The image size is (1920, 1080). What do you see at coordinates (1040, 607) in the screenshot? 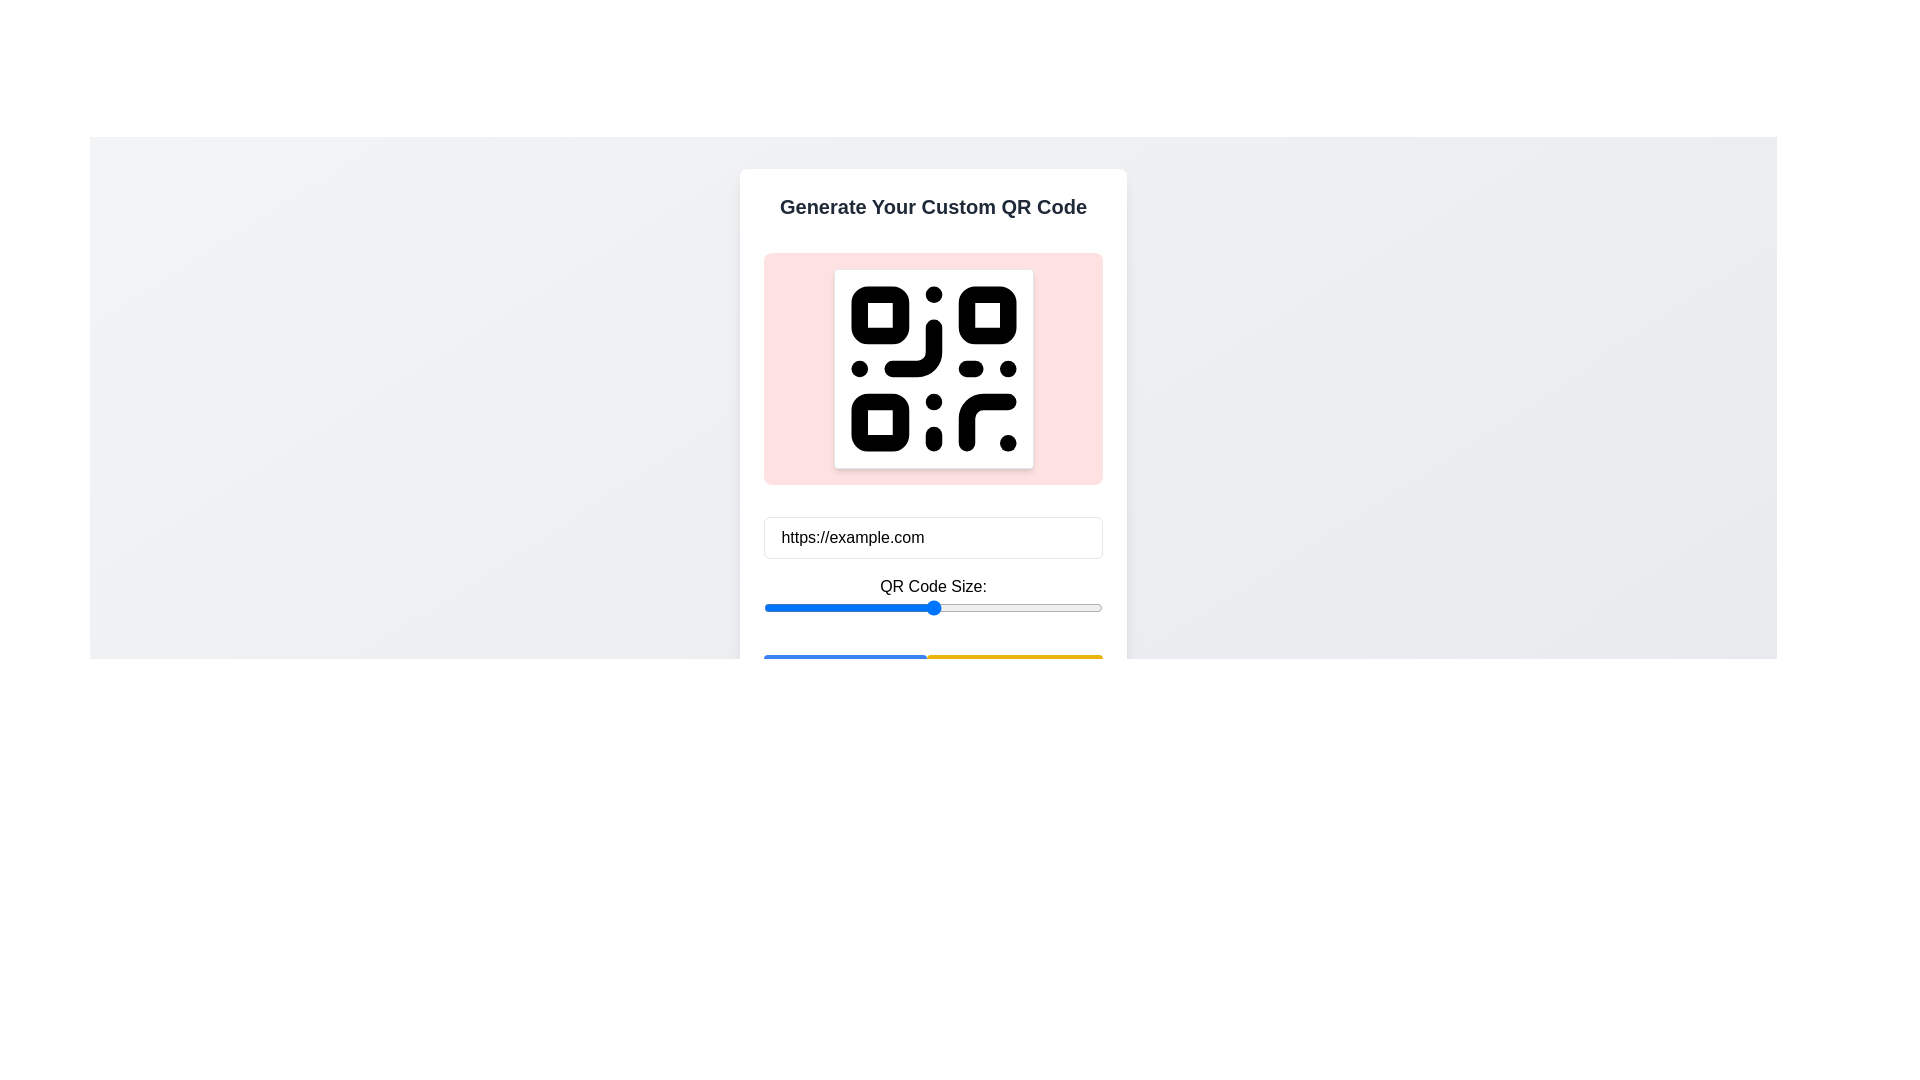
I see `QR code size` at bounding box center [1040, 607].